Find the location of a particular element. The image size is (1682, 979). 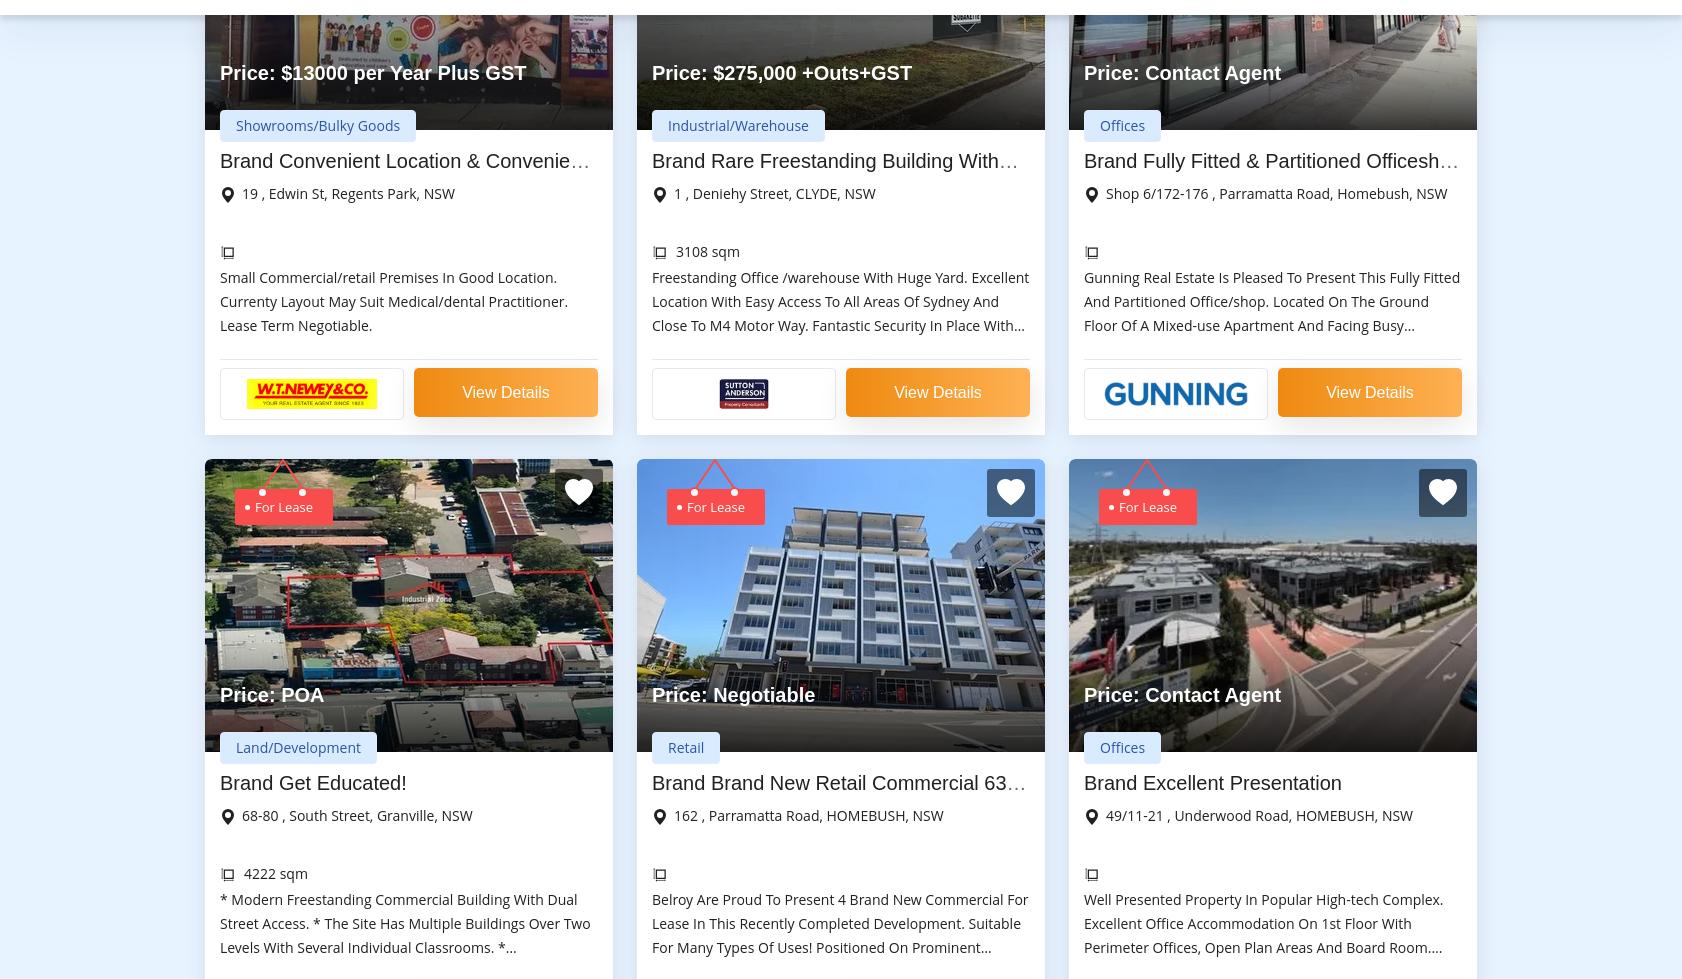

'Commercial Properties For Lease Melbourne, VIC' is located at coordinates (988, 604).